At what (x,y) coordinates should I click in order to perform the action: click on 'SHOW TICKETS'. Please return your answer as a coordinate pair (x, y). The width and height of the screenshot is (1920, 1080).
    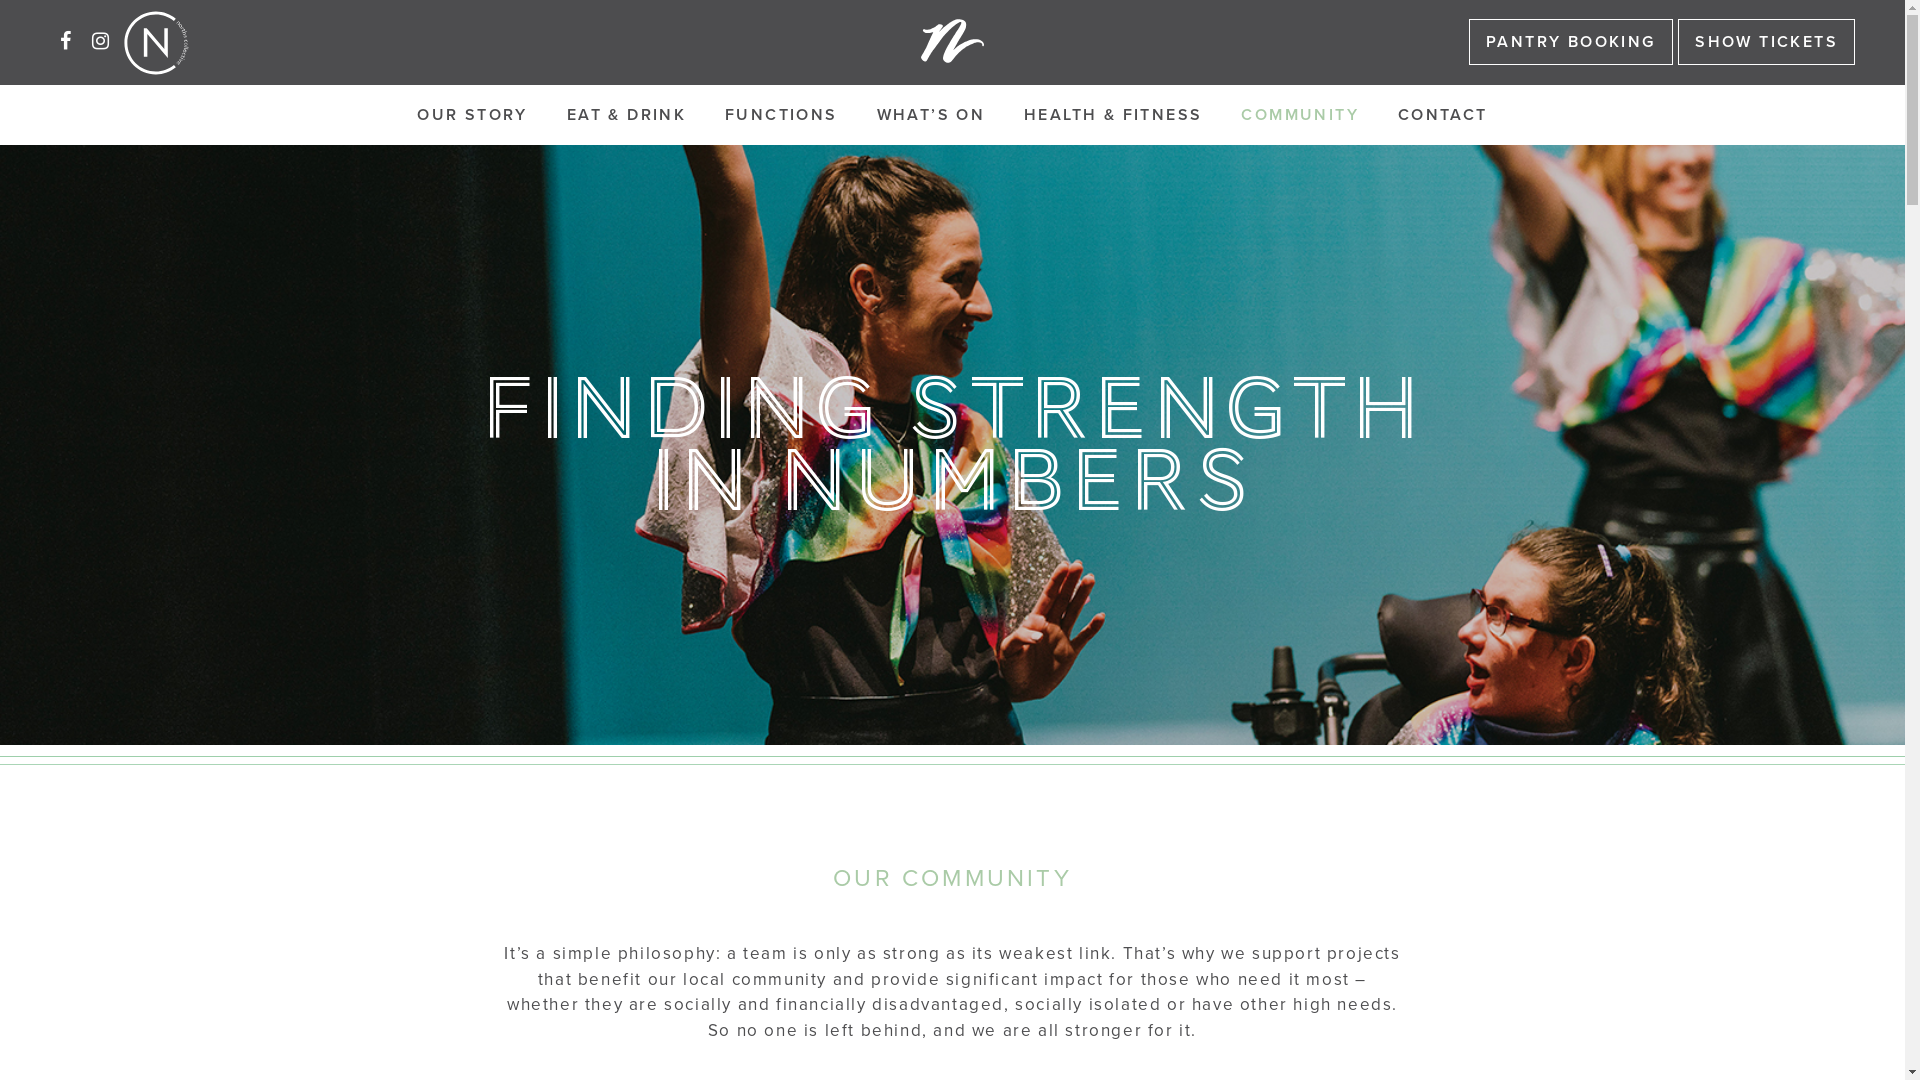
    Looking at the image, I should click on (1766, 42).